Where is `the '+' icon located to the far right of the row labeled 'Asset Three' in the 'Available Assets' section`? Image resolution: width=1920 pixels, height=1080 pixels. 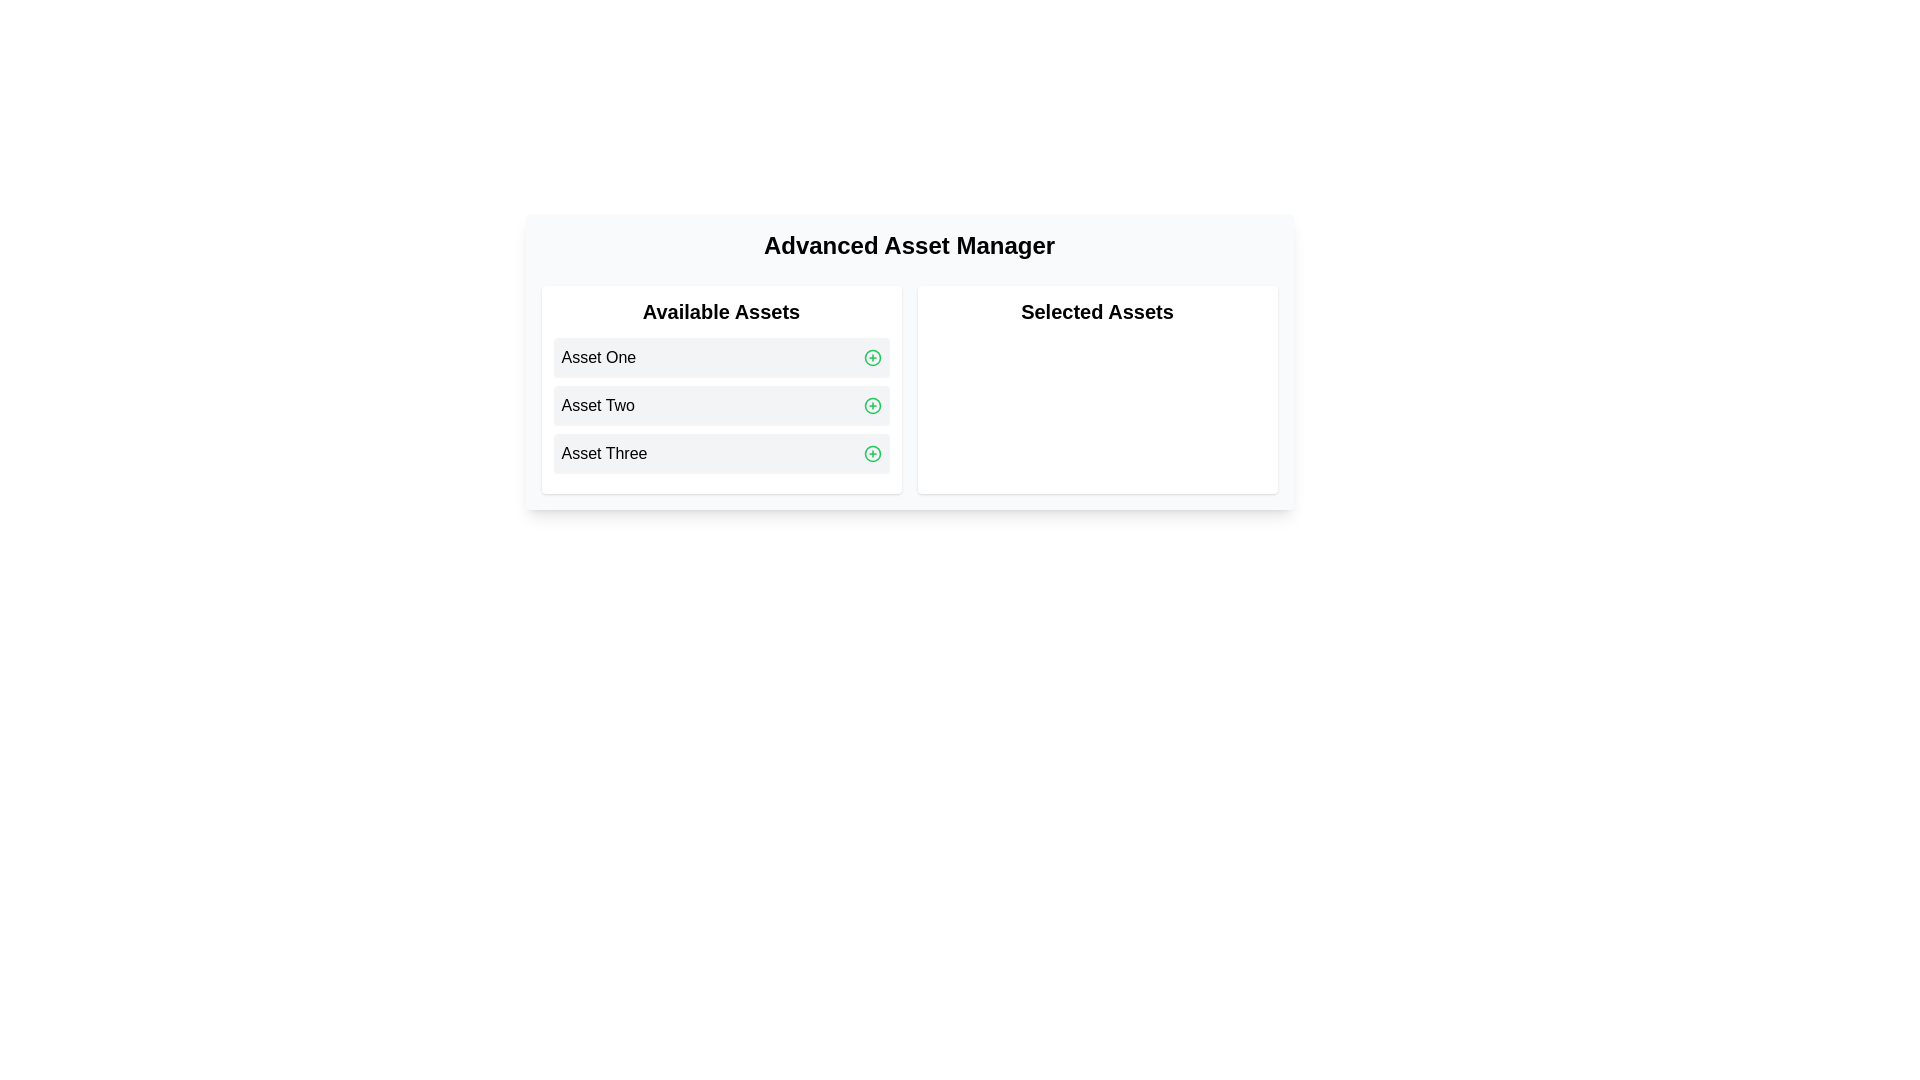 the '+' icon located to the far right of the row labeled 'Asset Three' in the 'Available Assets' section is located at coordinates (872, 454).